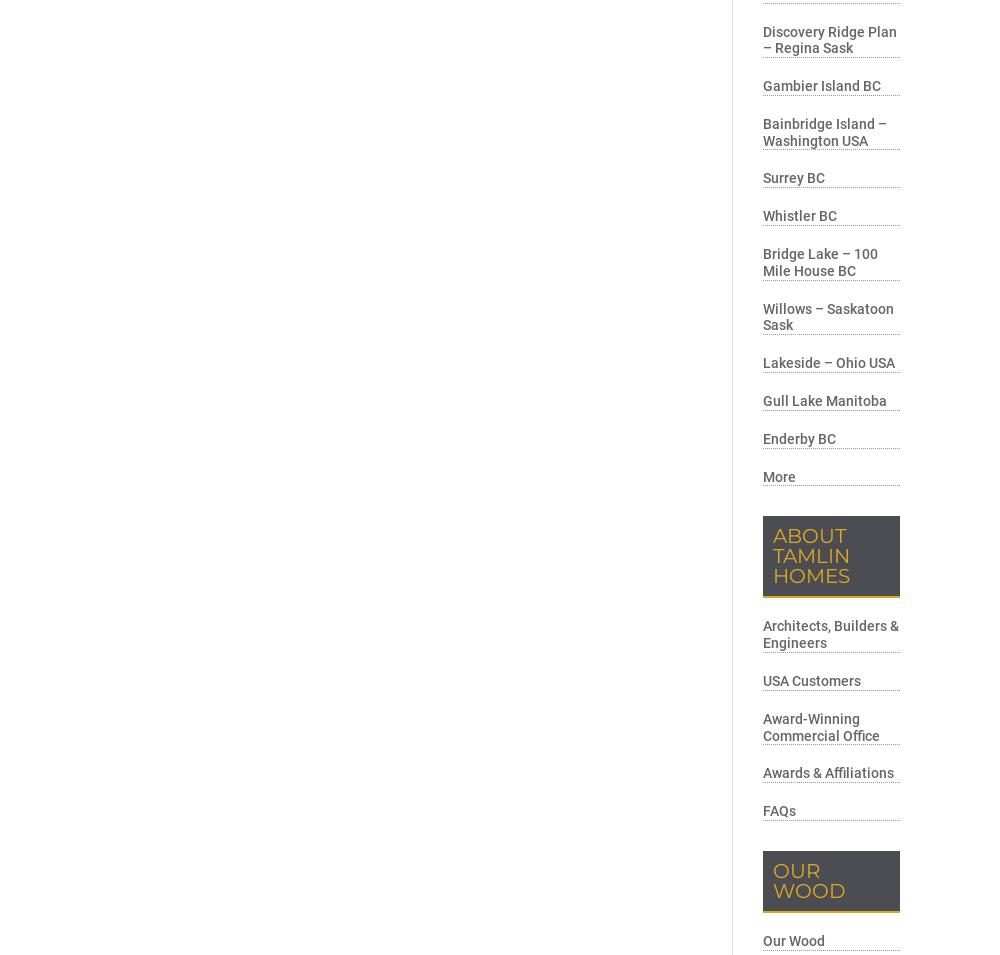  I want to click on 'Surrey BC', so click(794, 178).